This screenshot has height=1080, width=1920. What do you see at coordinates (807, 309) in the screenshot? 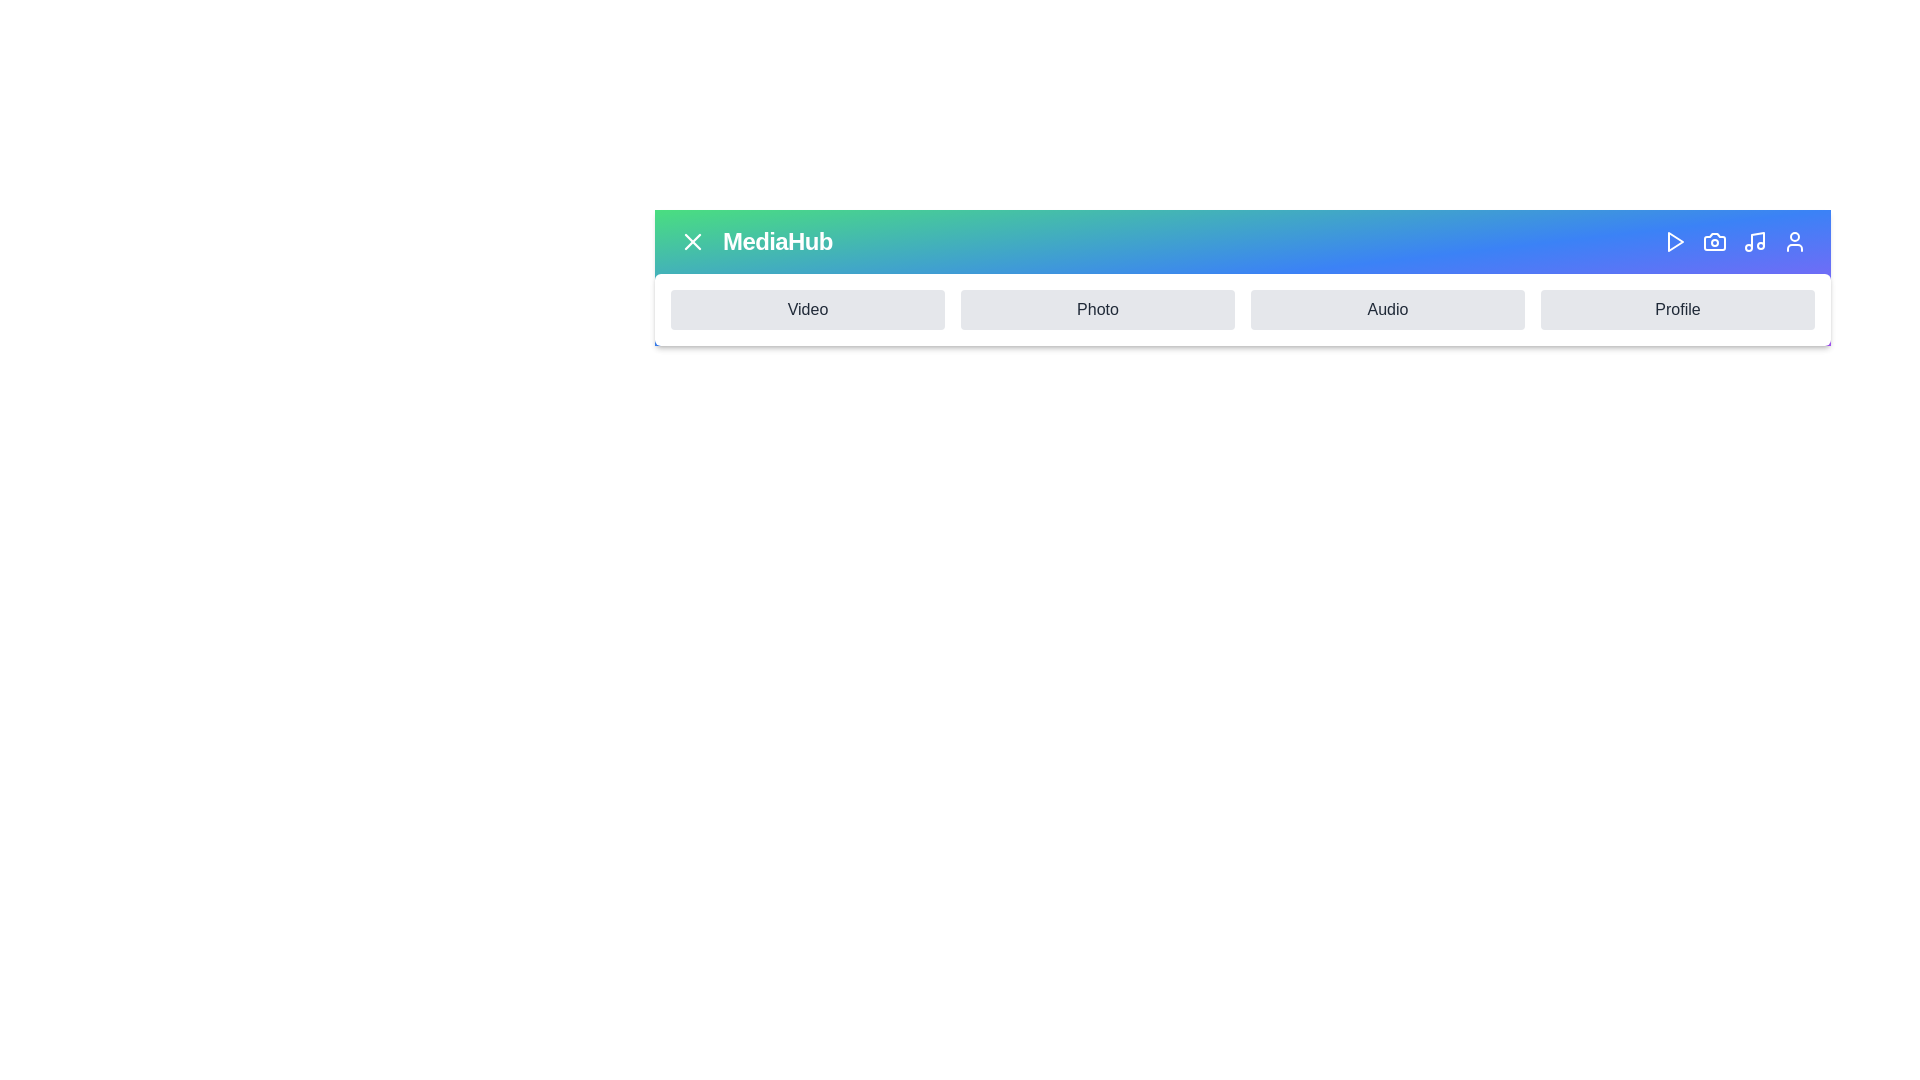
I see `the navigation item Video by clicking on its respective button` at bounding box center [807, 309].